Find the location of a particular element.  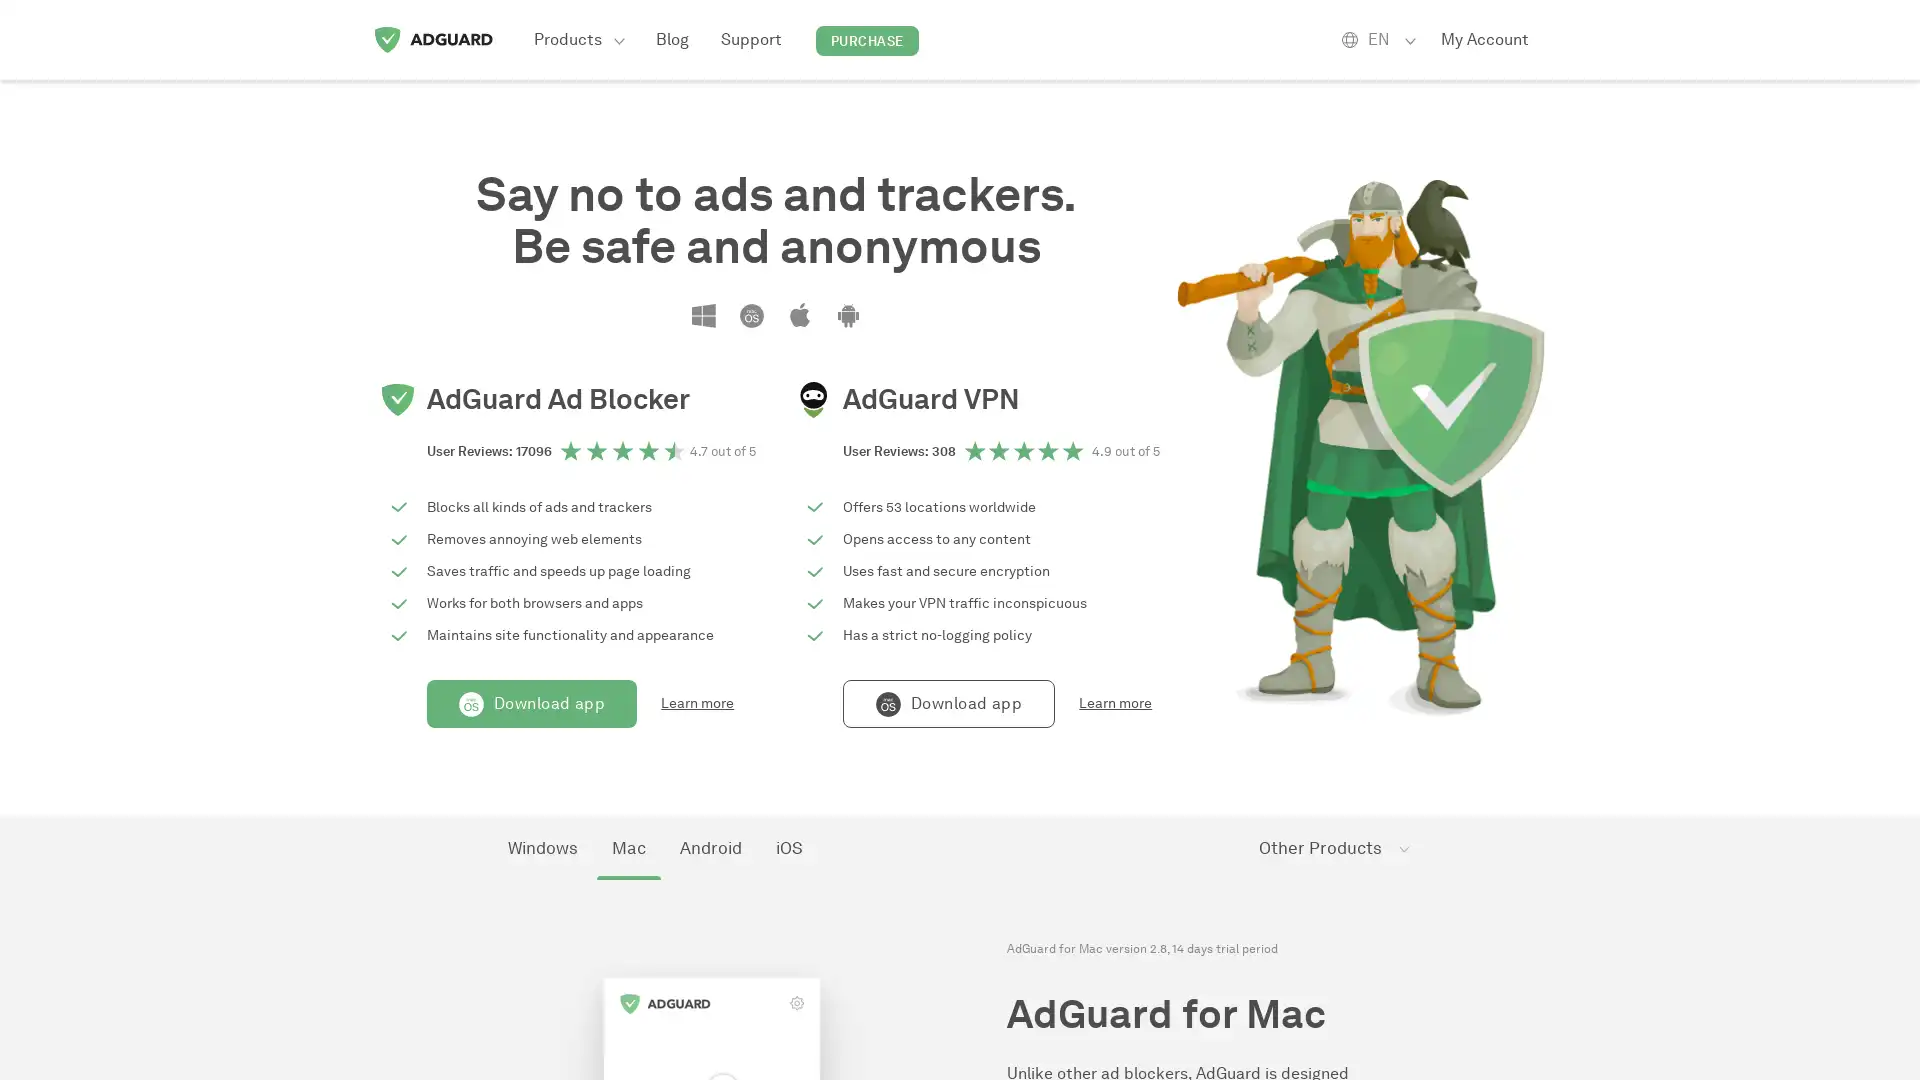

iOS is located at coordinates (788, 848).